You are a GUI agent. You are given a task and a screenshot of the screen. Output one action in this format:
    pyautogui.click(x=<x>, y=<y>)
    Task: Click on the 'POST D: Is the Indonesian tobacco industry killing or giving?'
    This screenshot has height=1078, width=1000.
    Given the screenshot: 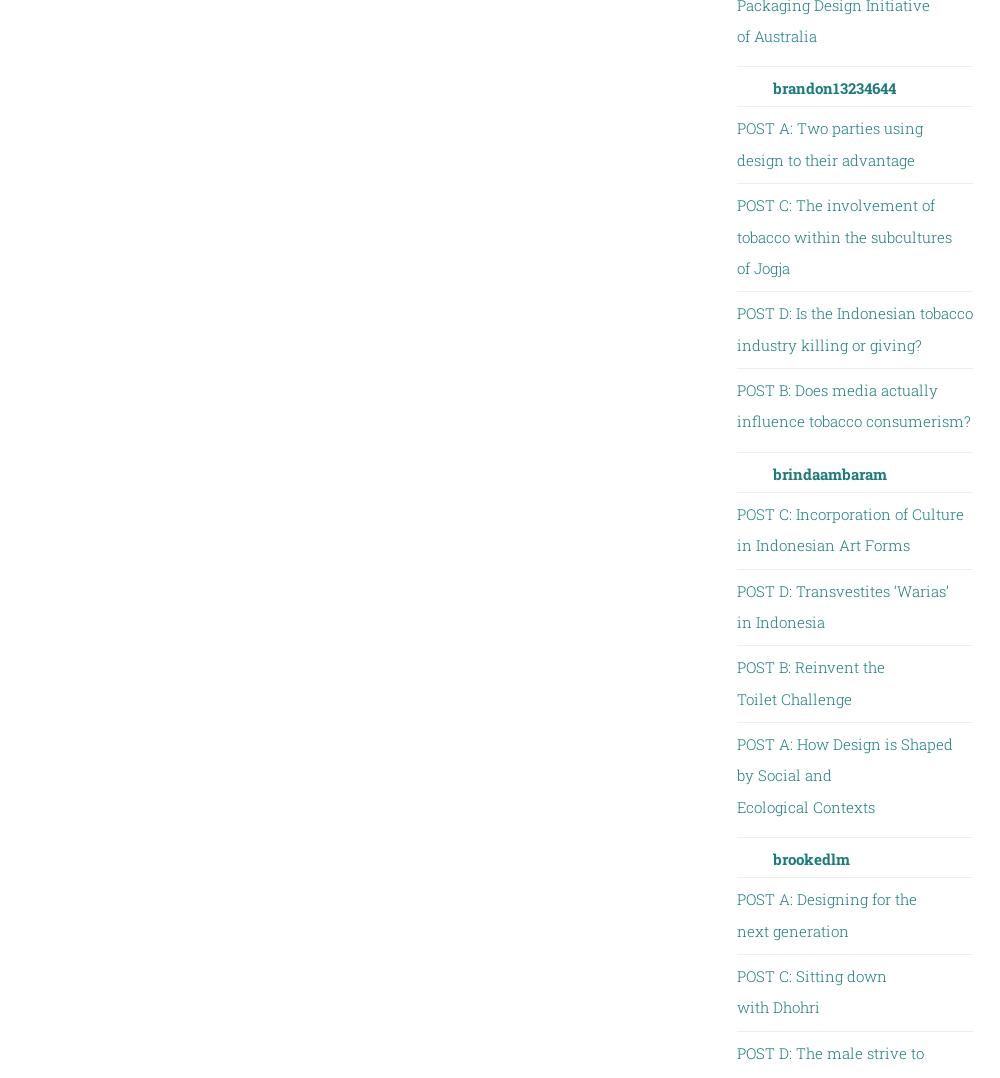 What is the action you would take?
    pyautogui.click(x=735, y=327)
    